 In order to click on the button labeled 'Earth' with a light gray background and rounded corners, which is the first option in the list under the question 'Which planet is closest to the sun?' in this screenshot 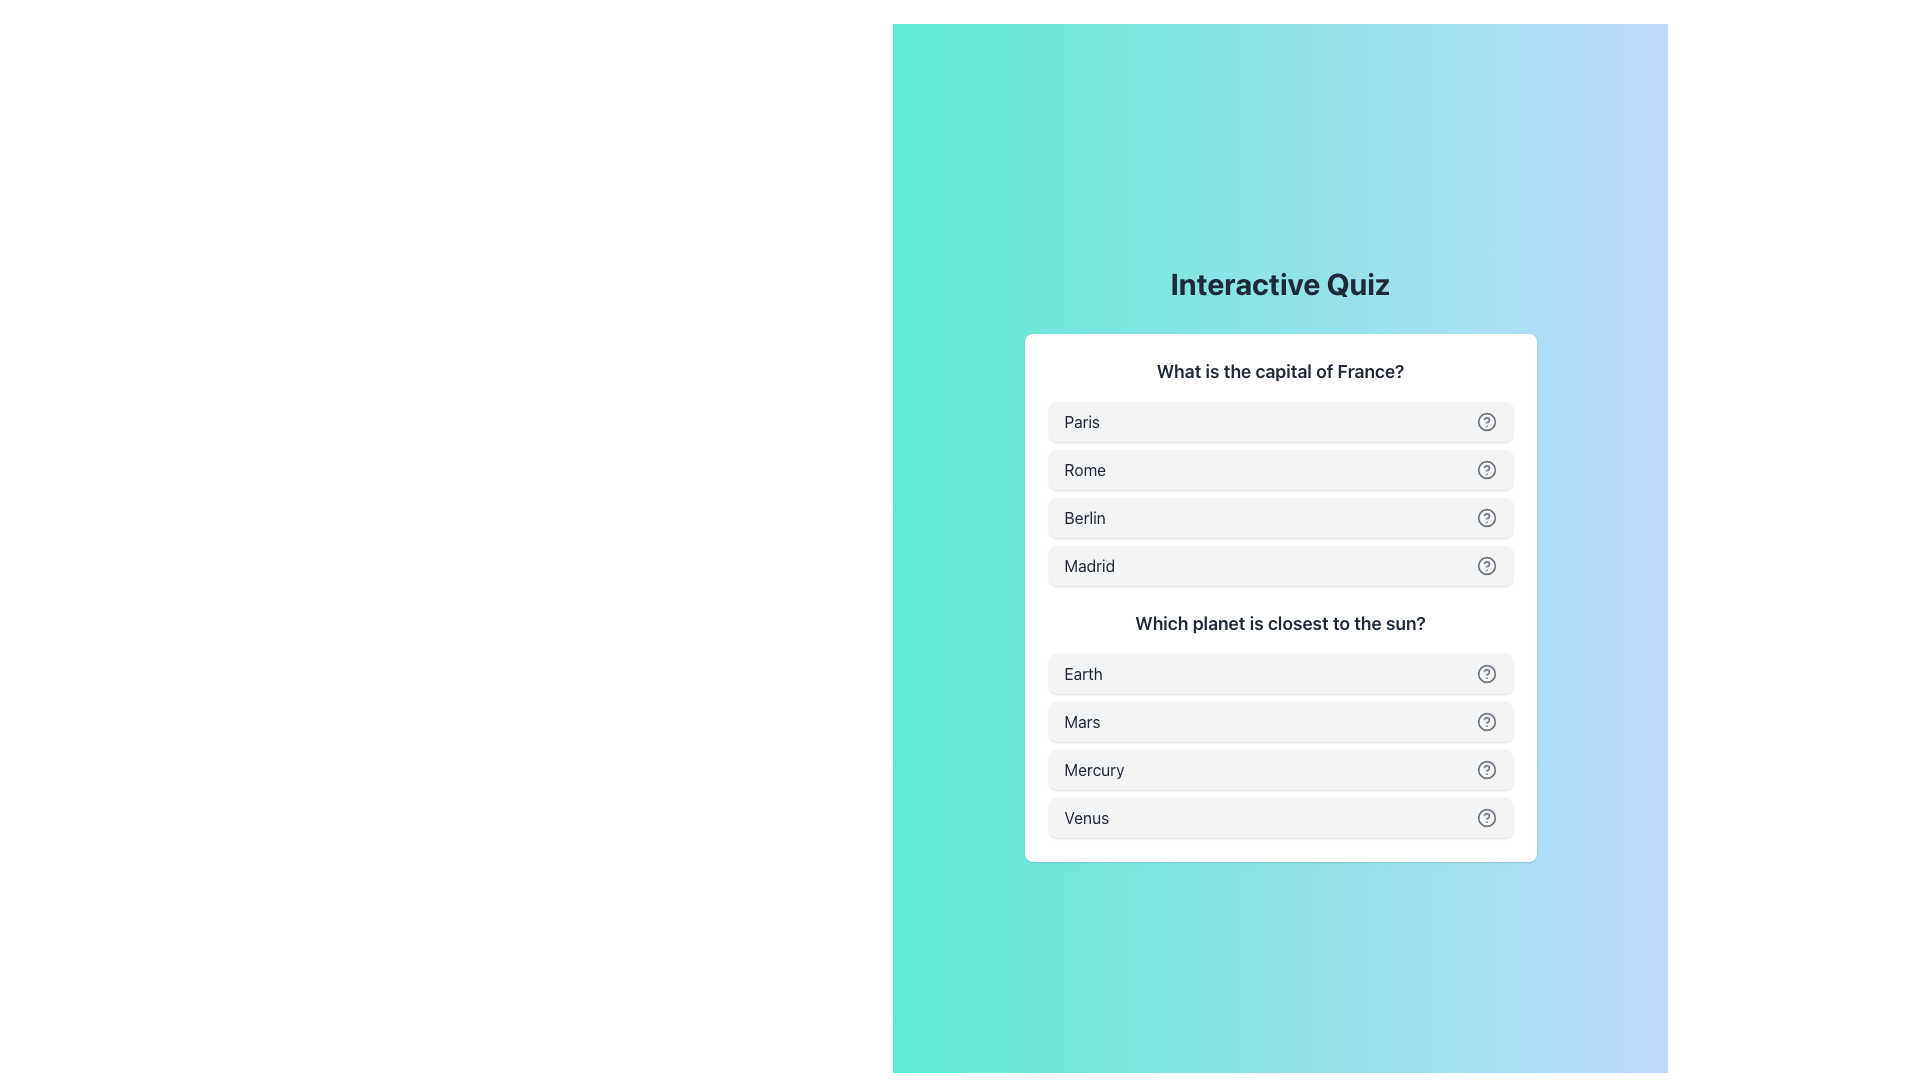, I will do `click(1280, 674)`.